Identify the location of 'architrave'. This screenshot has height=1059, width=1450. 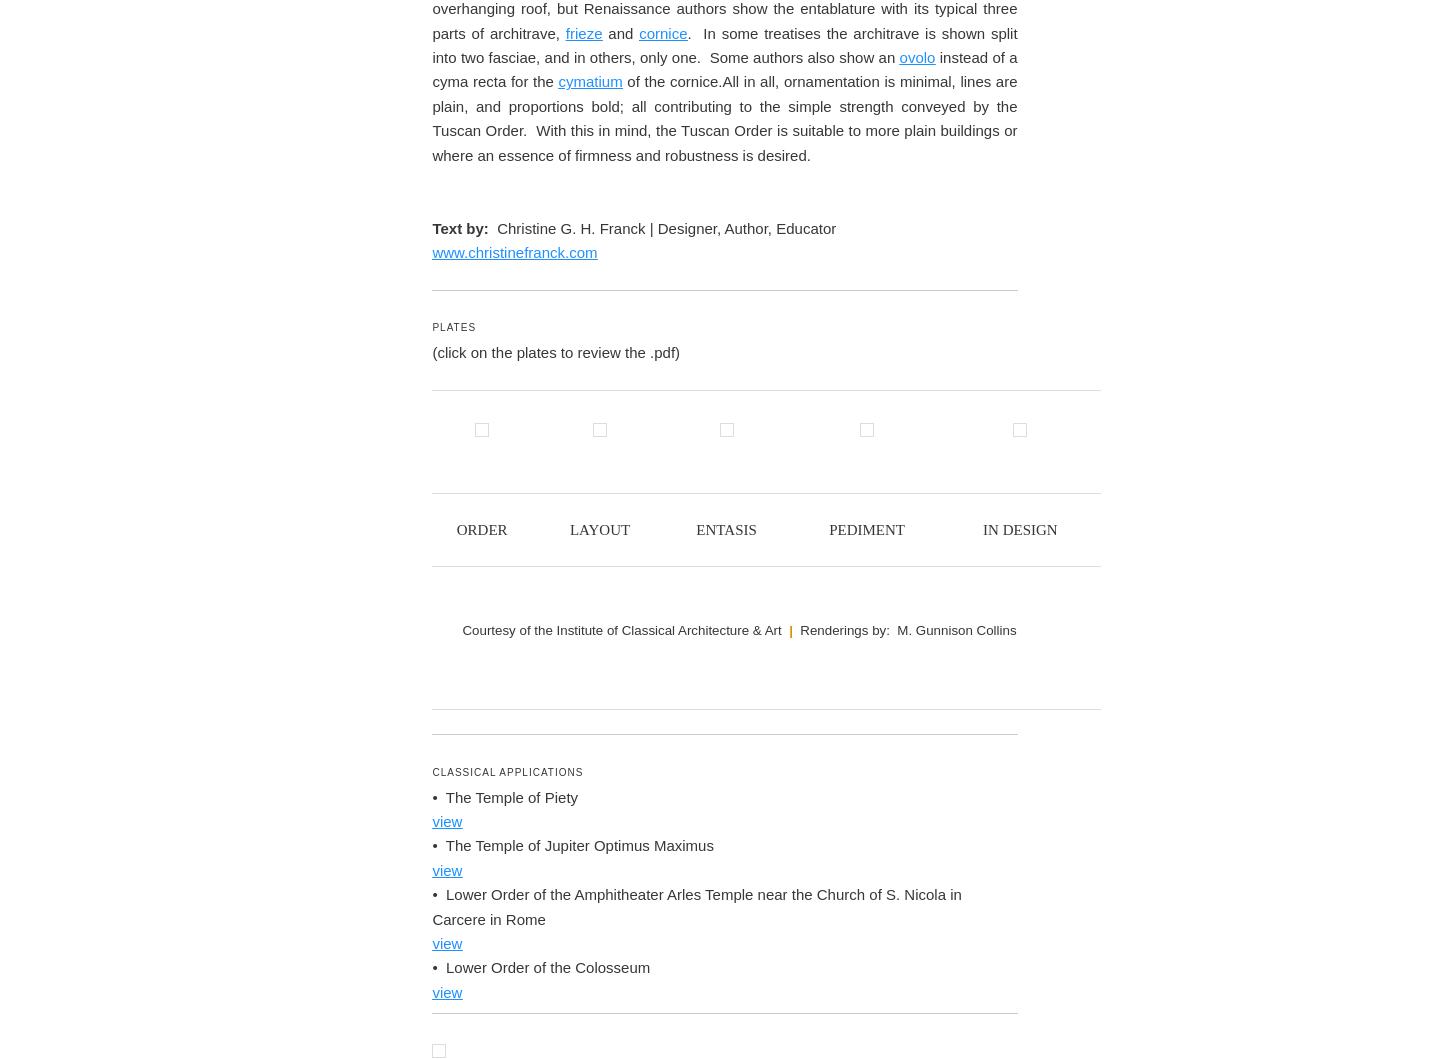
(585, 565).